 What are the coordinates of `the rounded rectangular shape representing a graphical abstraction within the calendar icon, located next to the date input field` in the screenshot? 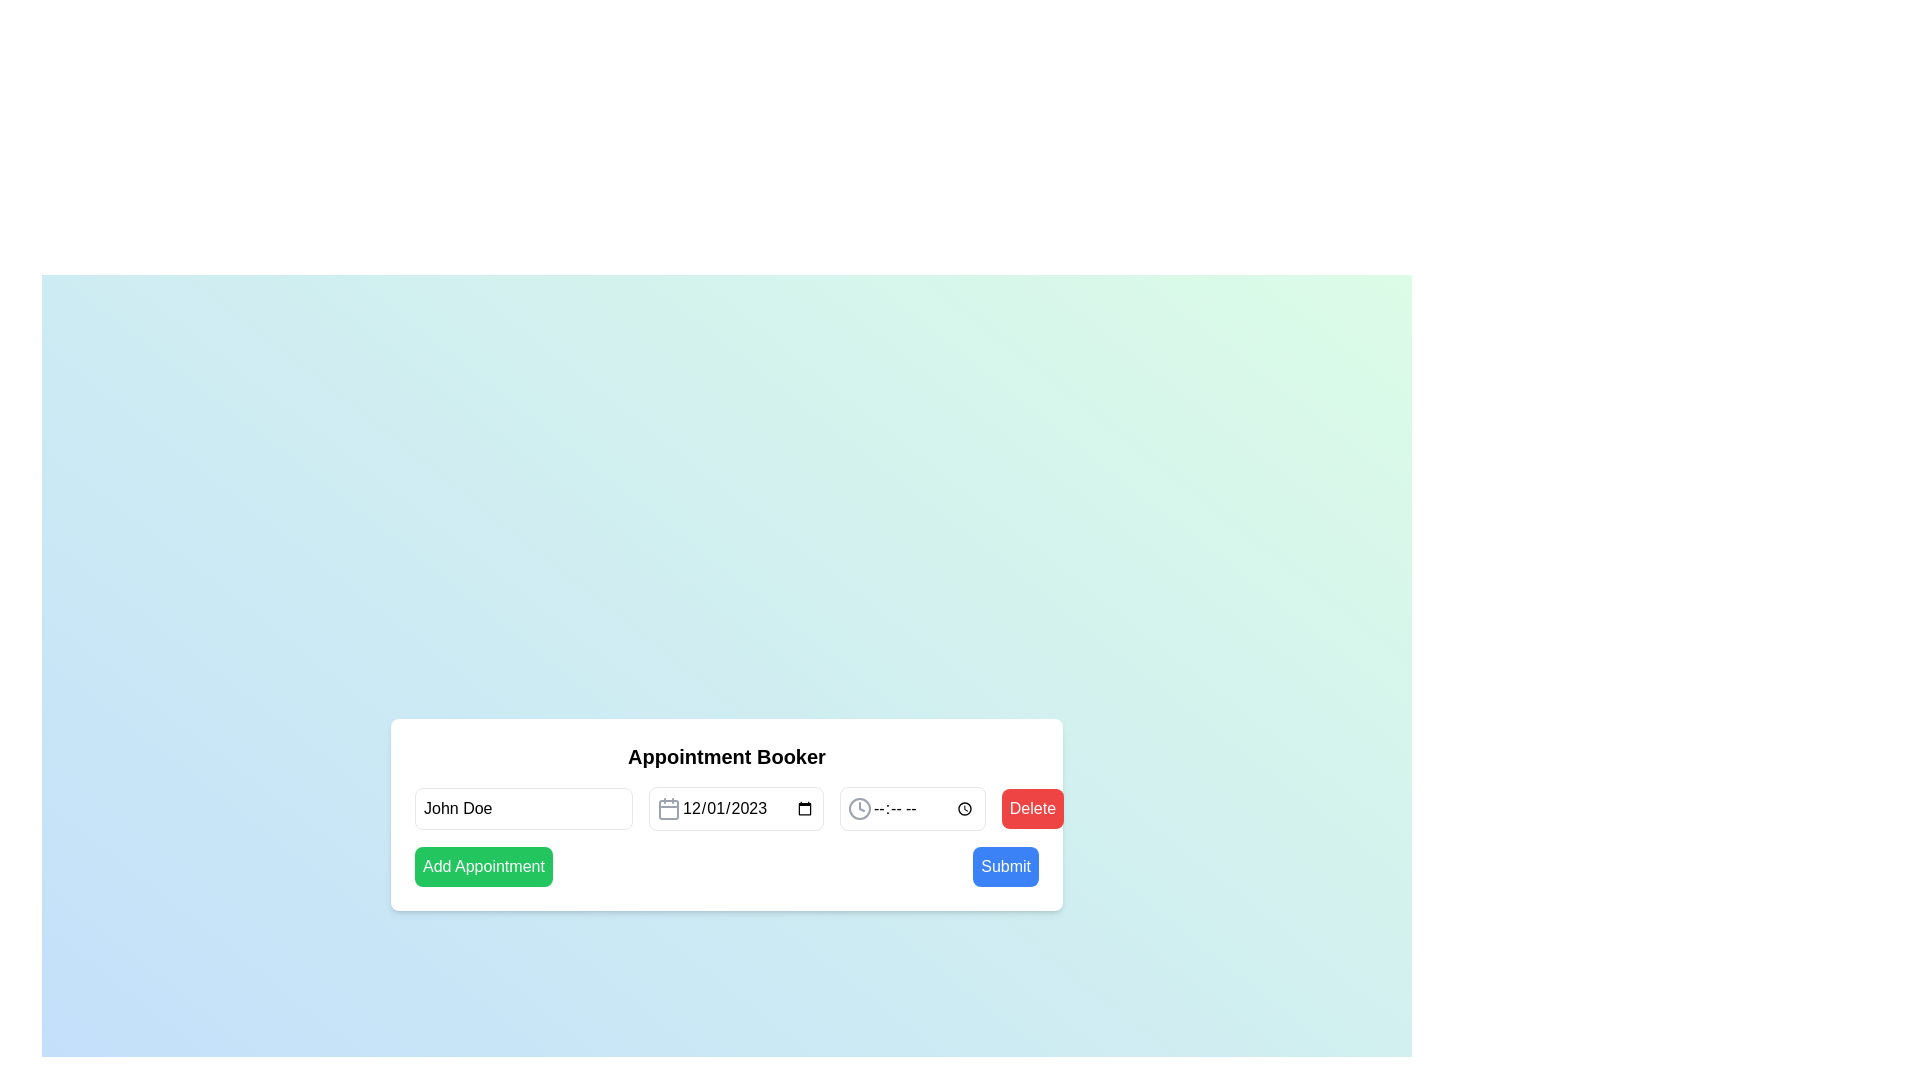 It's located at (668, 810).